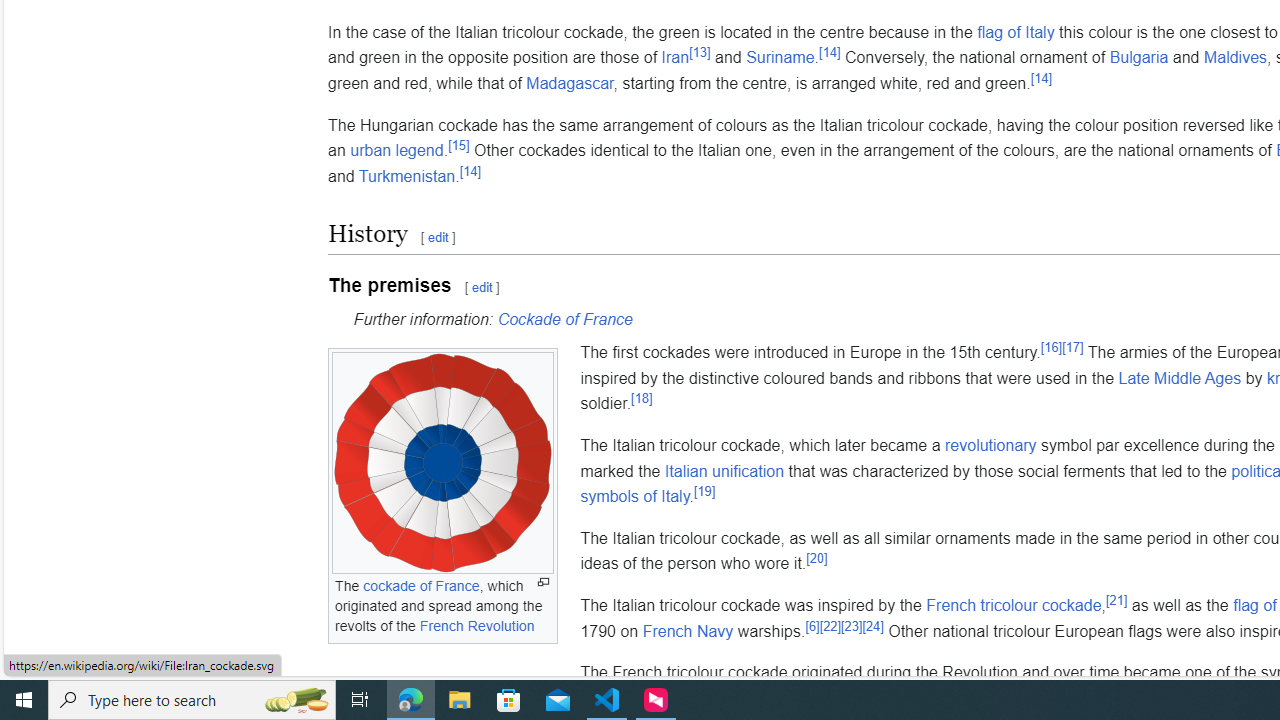  I want to click on 'Iran', so click(675, 56).